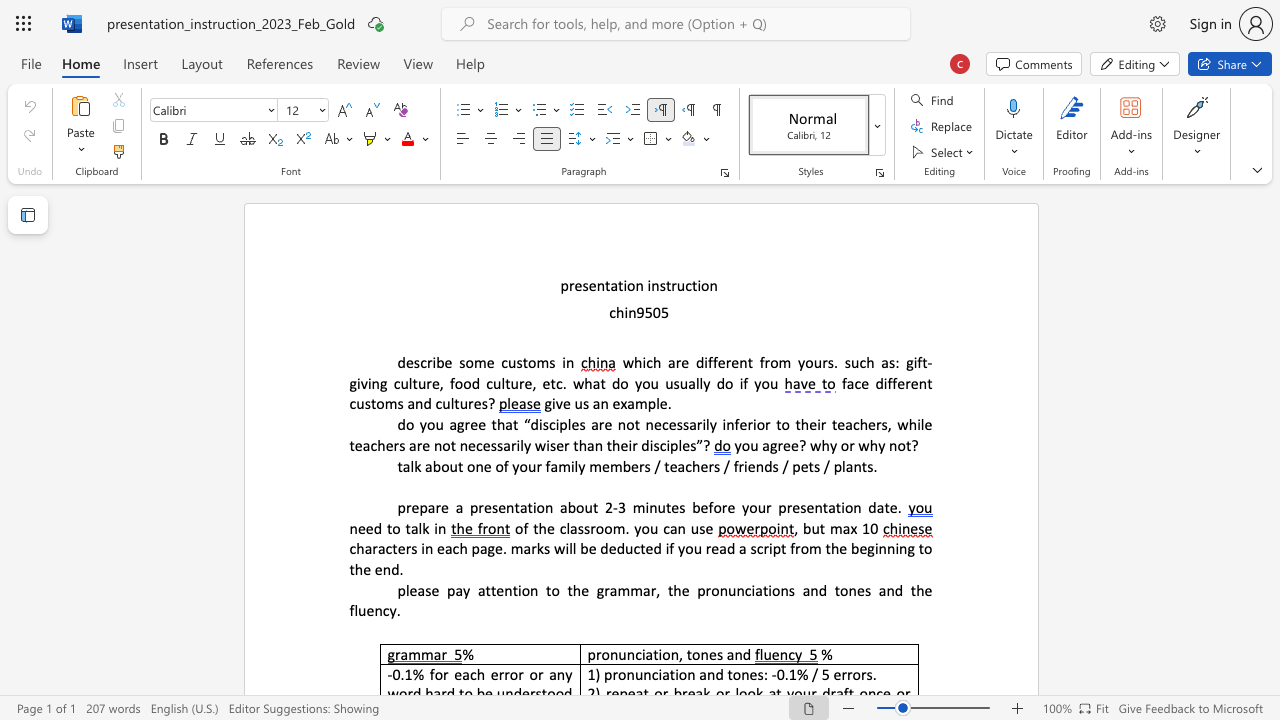 This screenshot has height=720, width=1280. Describe the element at coordinates (599, 589) in the screenshot. I see `the 1th character "g" in the text` at that location.